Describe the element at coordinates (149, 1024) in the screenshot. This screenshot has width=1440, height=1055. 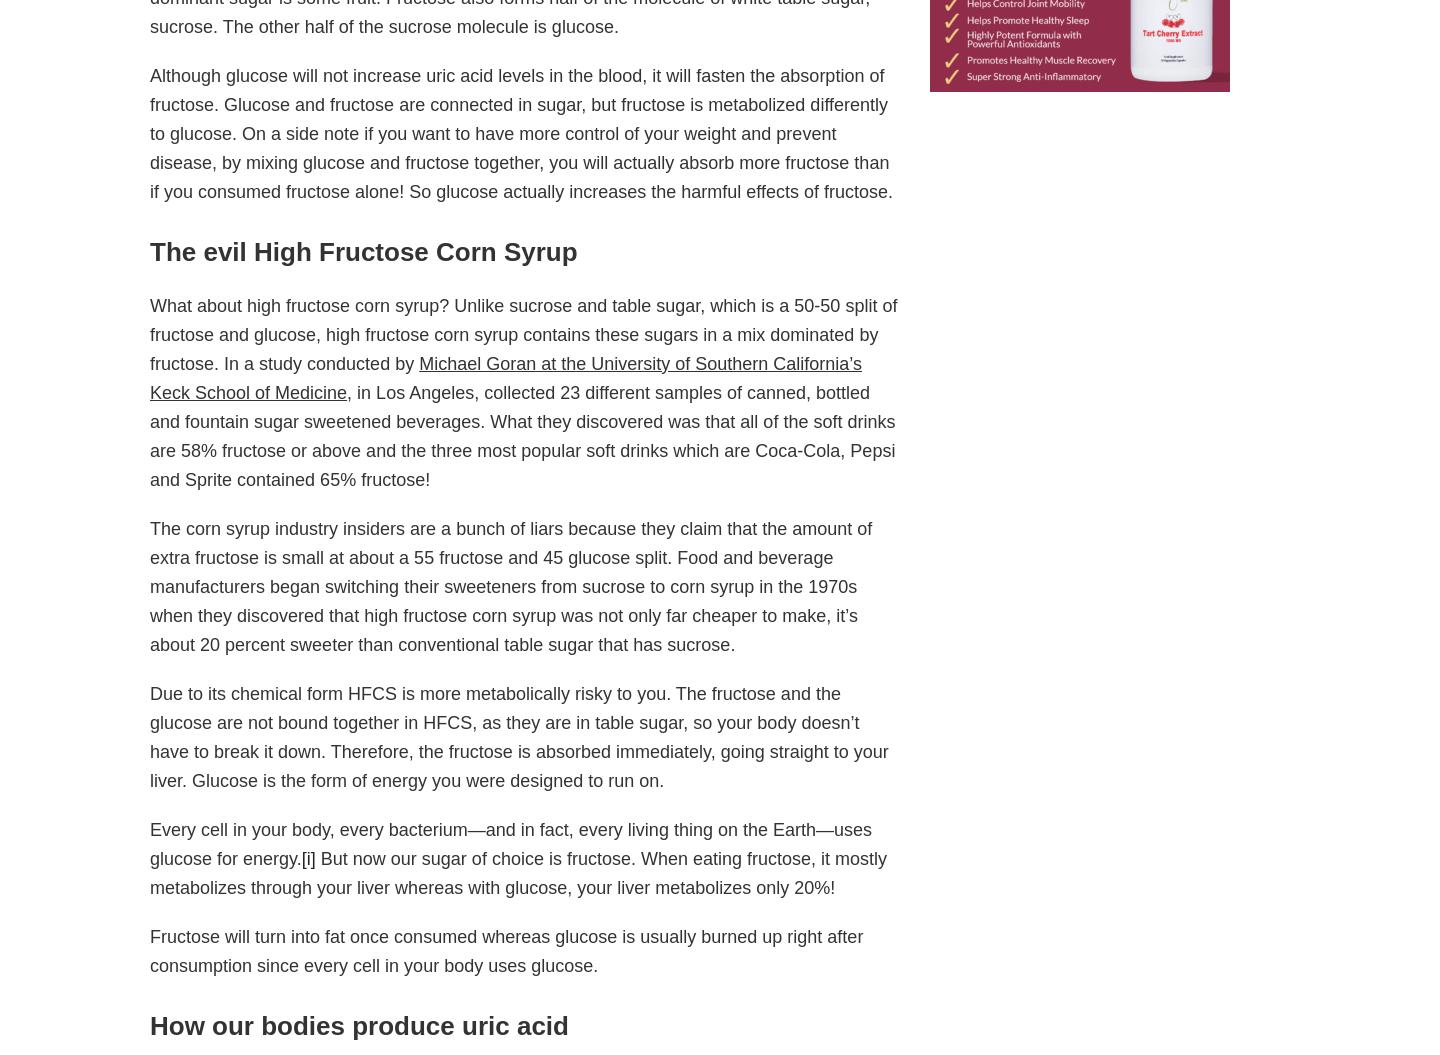
I see `'How our bodies produce uric acid'` at that location.